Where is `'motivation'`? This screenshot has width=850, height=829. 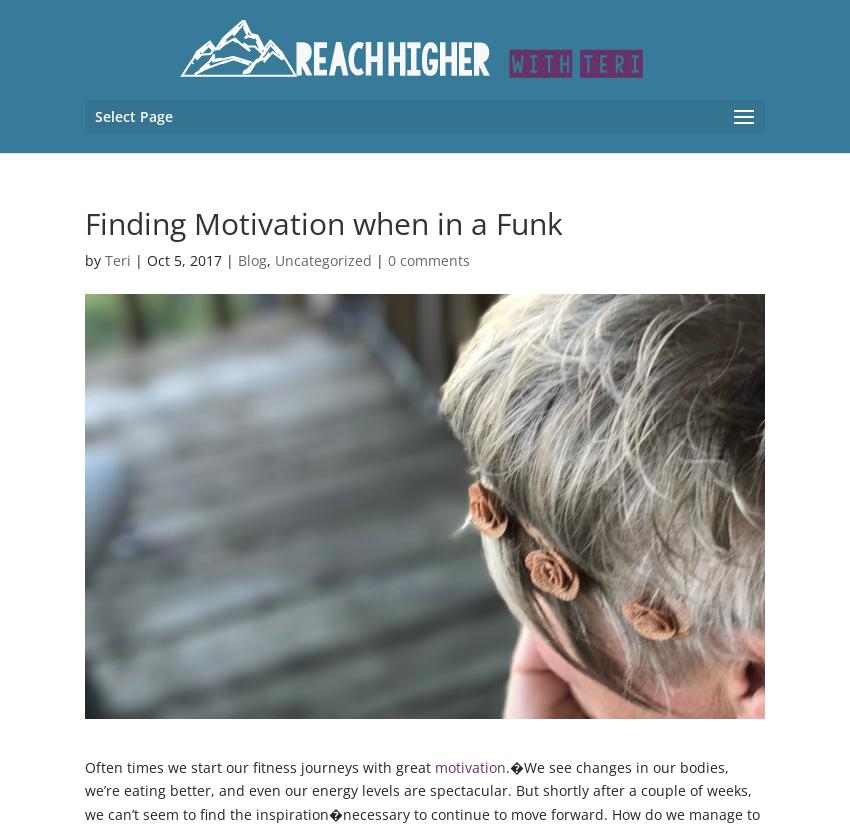 'motivation' is located at coordinates (434, 766).